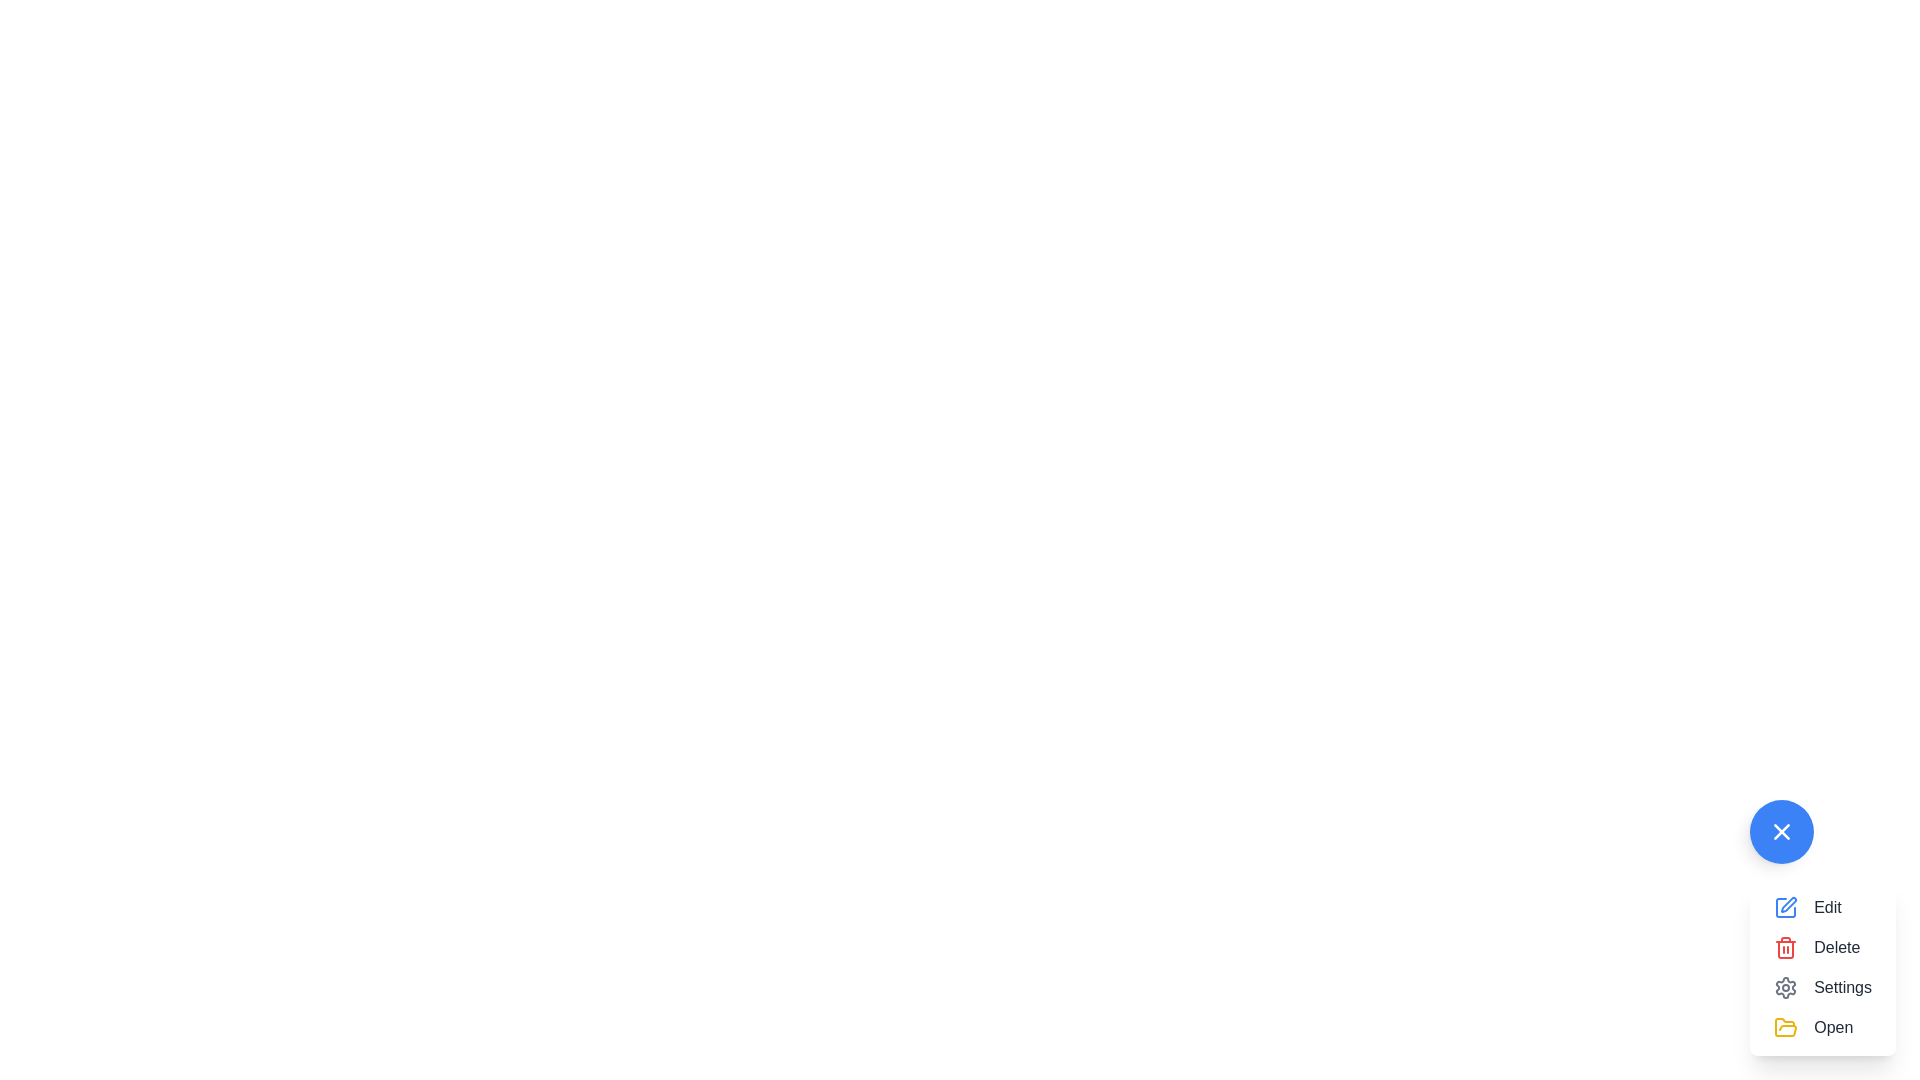  I want to click on the interactive button labeled 'Open' with a yellow folder icon, so click(1823, 1028).